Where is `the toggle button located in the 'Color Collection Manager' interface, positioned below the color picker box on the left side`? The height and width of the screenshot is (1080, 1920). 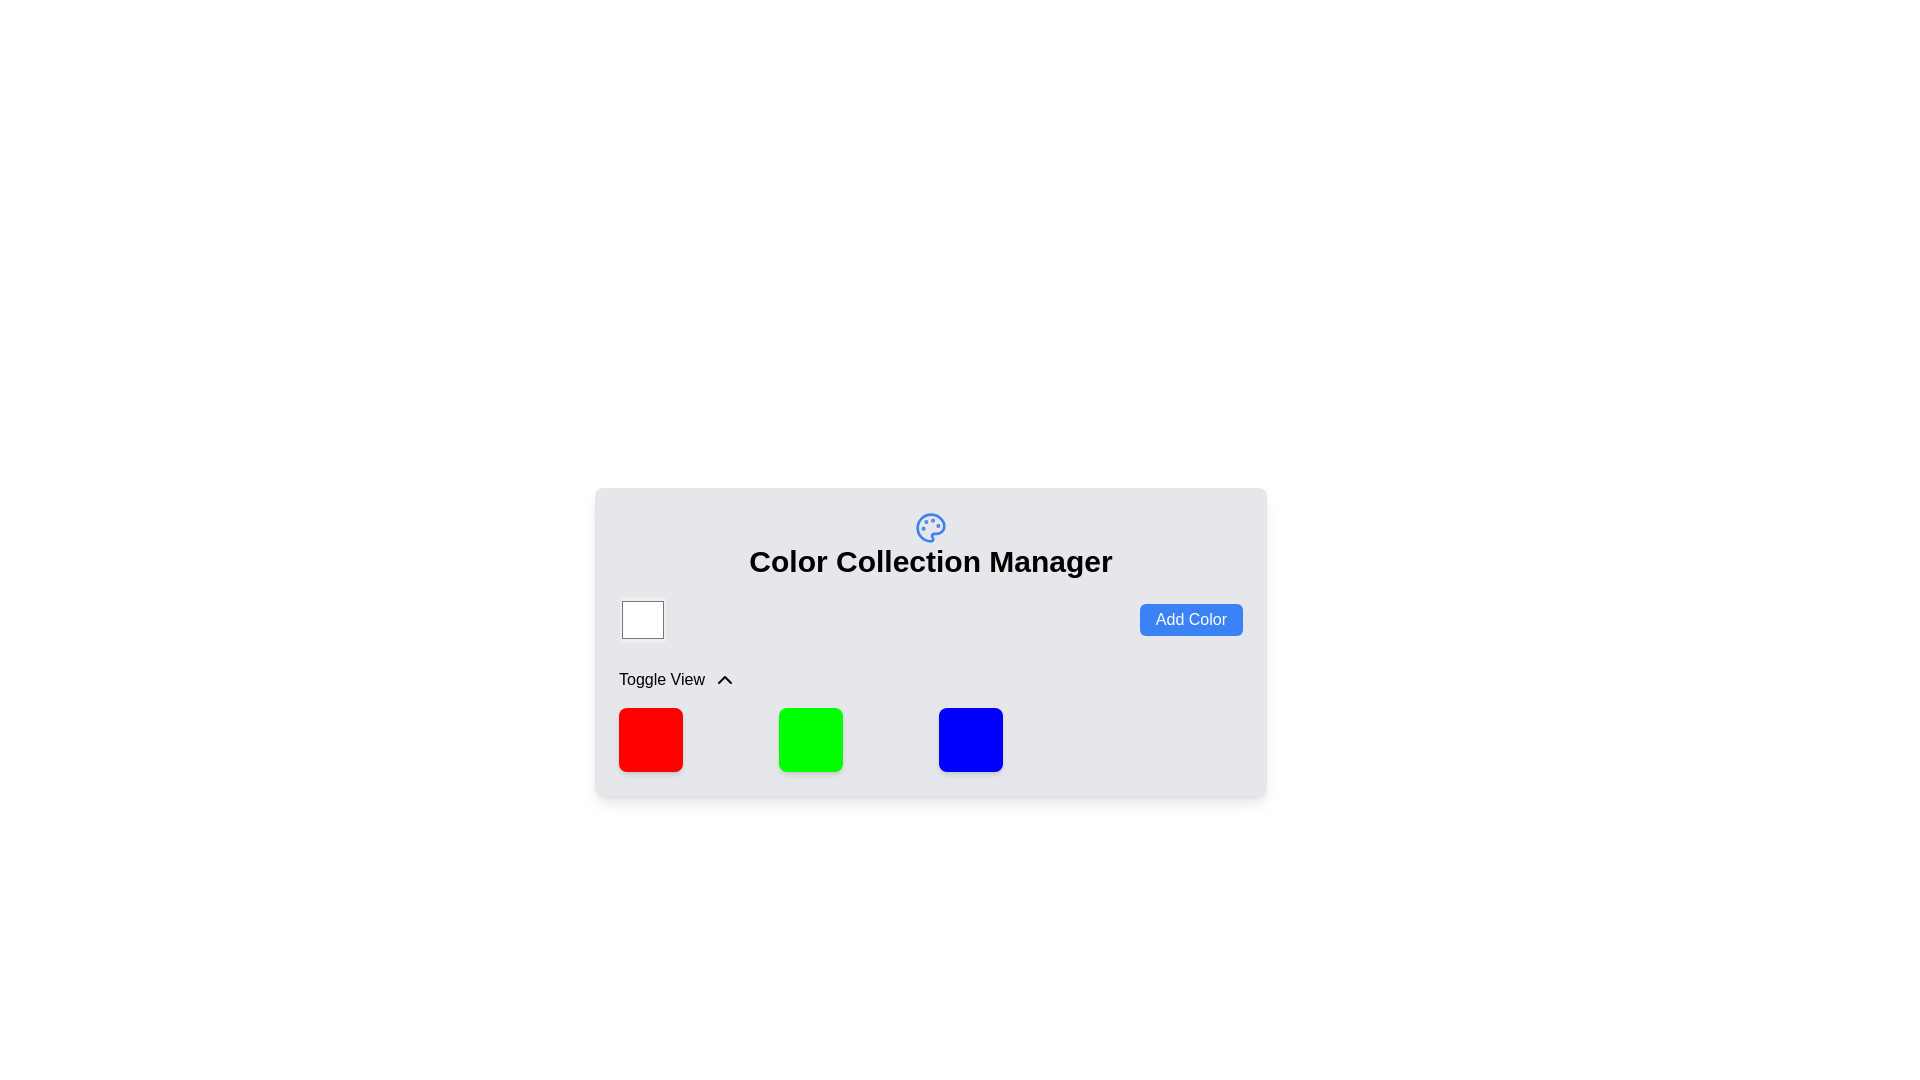
the toggle button located in the 'Color Collection Manager' interface, positioned below the color picker box on the left side is located at coordinates (677, 678).